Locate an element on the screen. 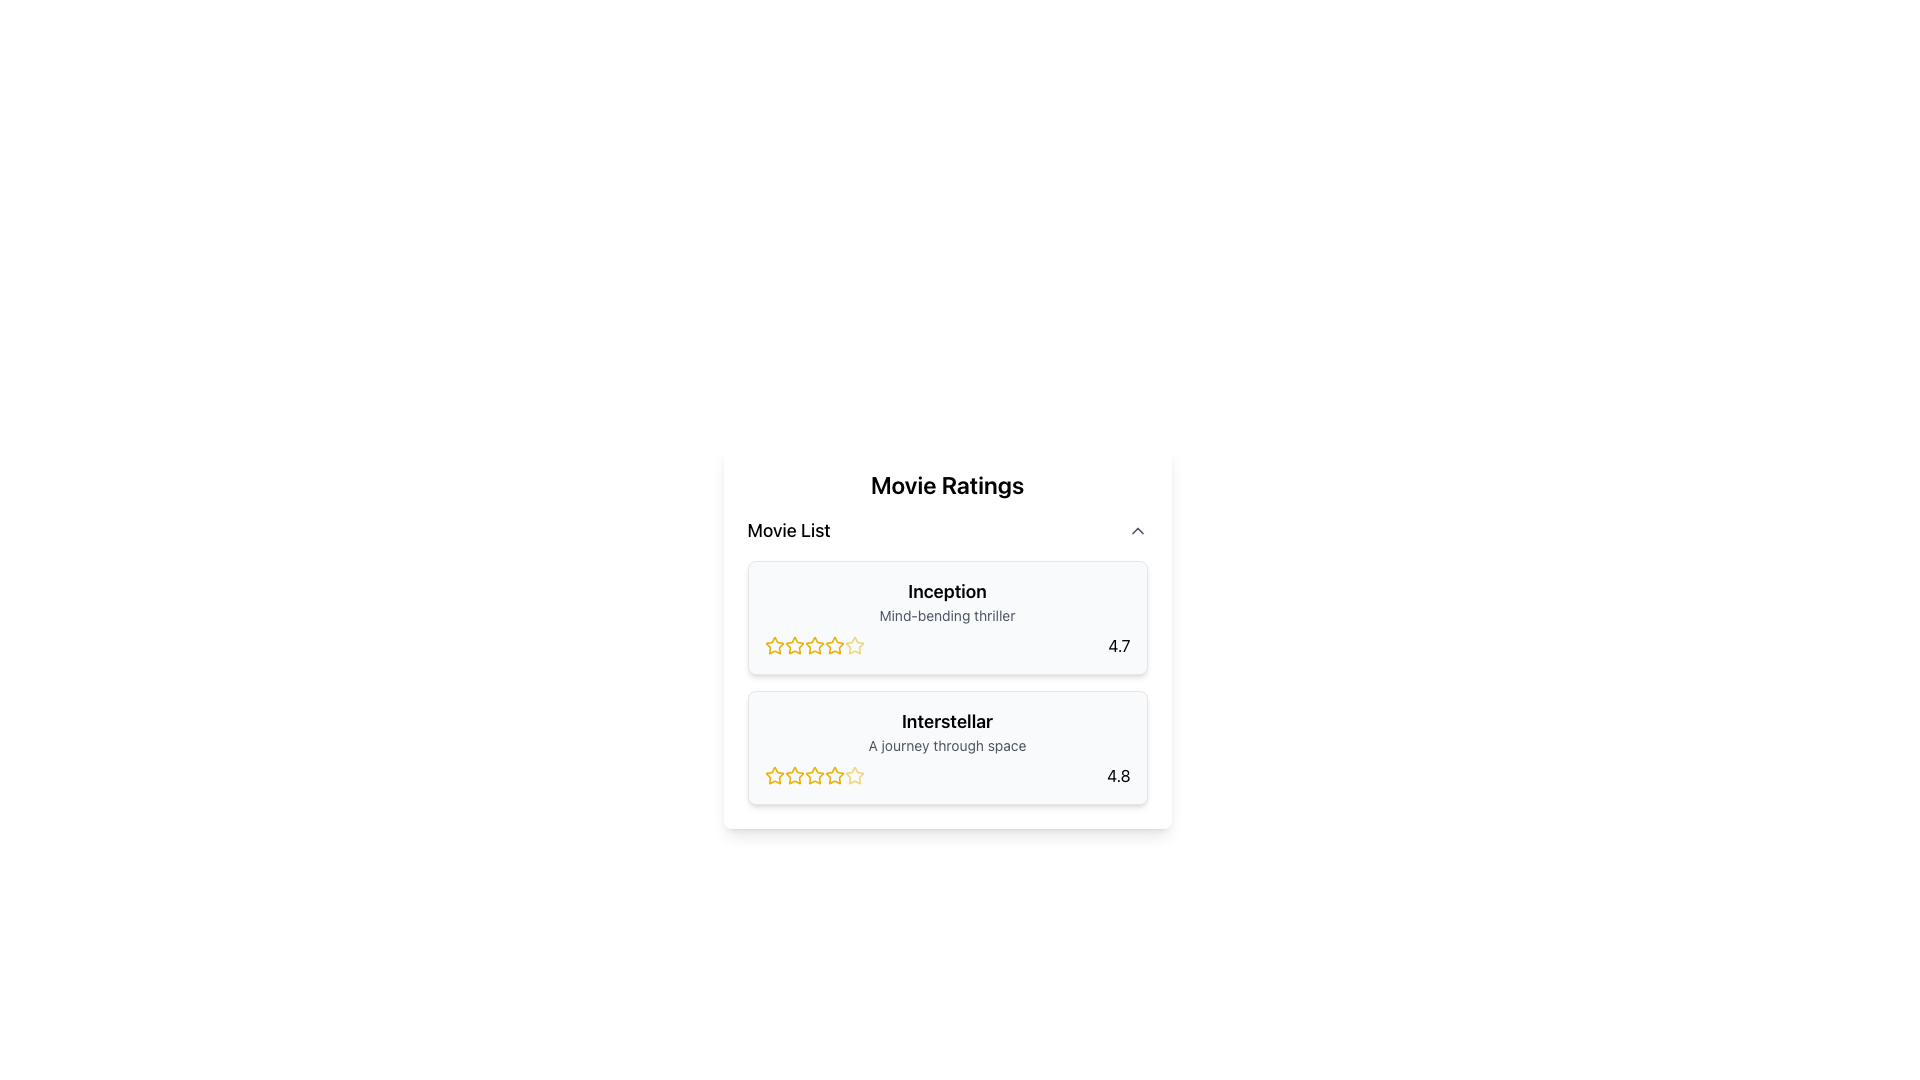 The image size is (1920, 1080). the fifth yellow star icon in the rating system under the 'Interstellar' movie entry to rate it is located at coordinates (834, 774).